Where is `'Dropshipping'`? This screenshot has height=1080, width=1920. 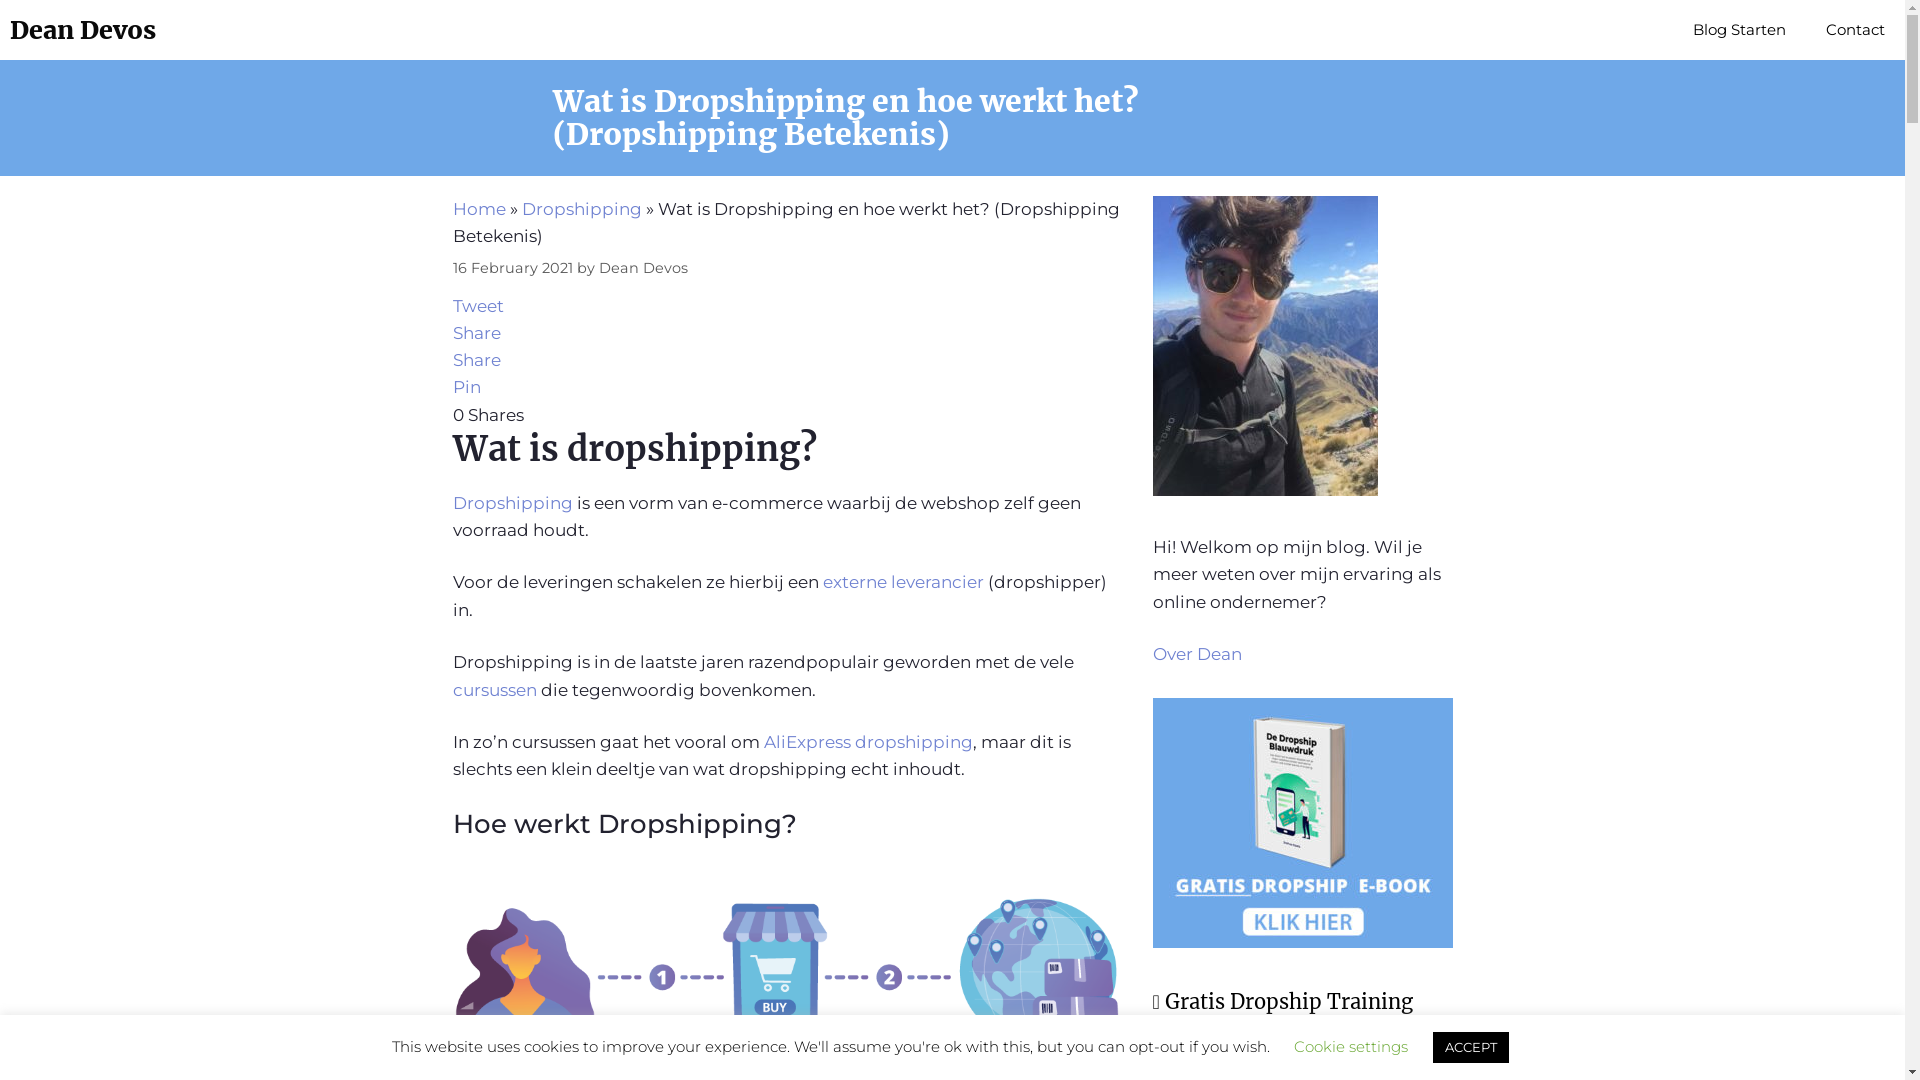 'Dropshipping' is located at coordinates (580, 208).